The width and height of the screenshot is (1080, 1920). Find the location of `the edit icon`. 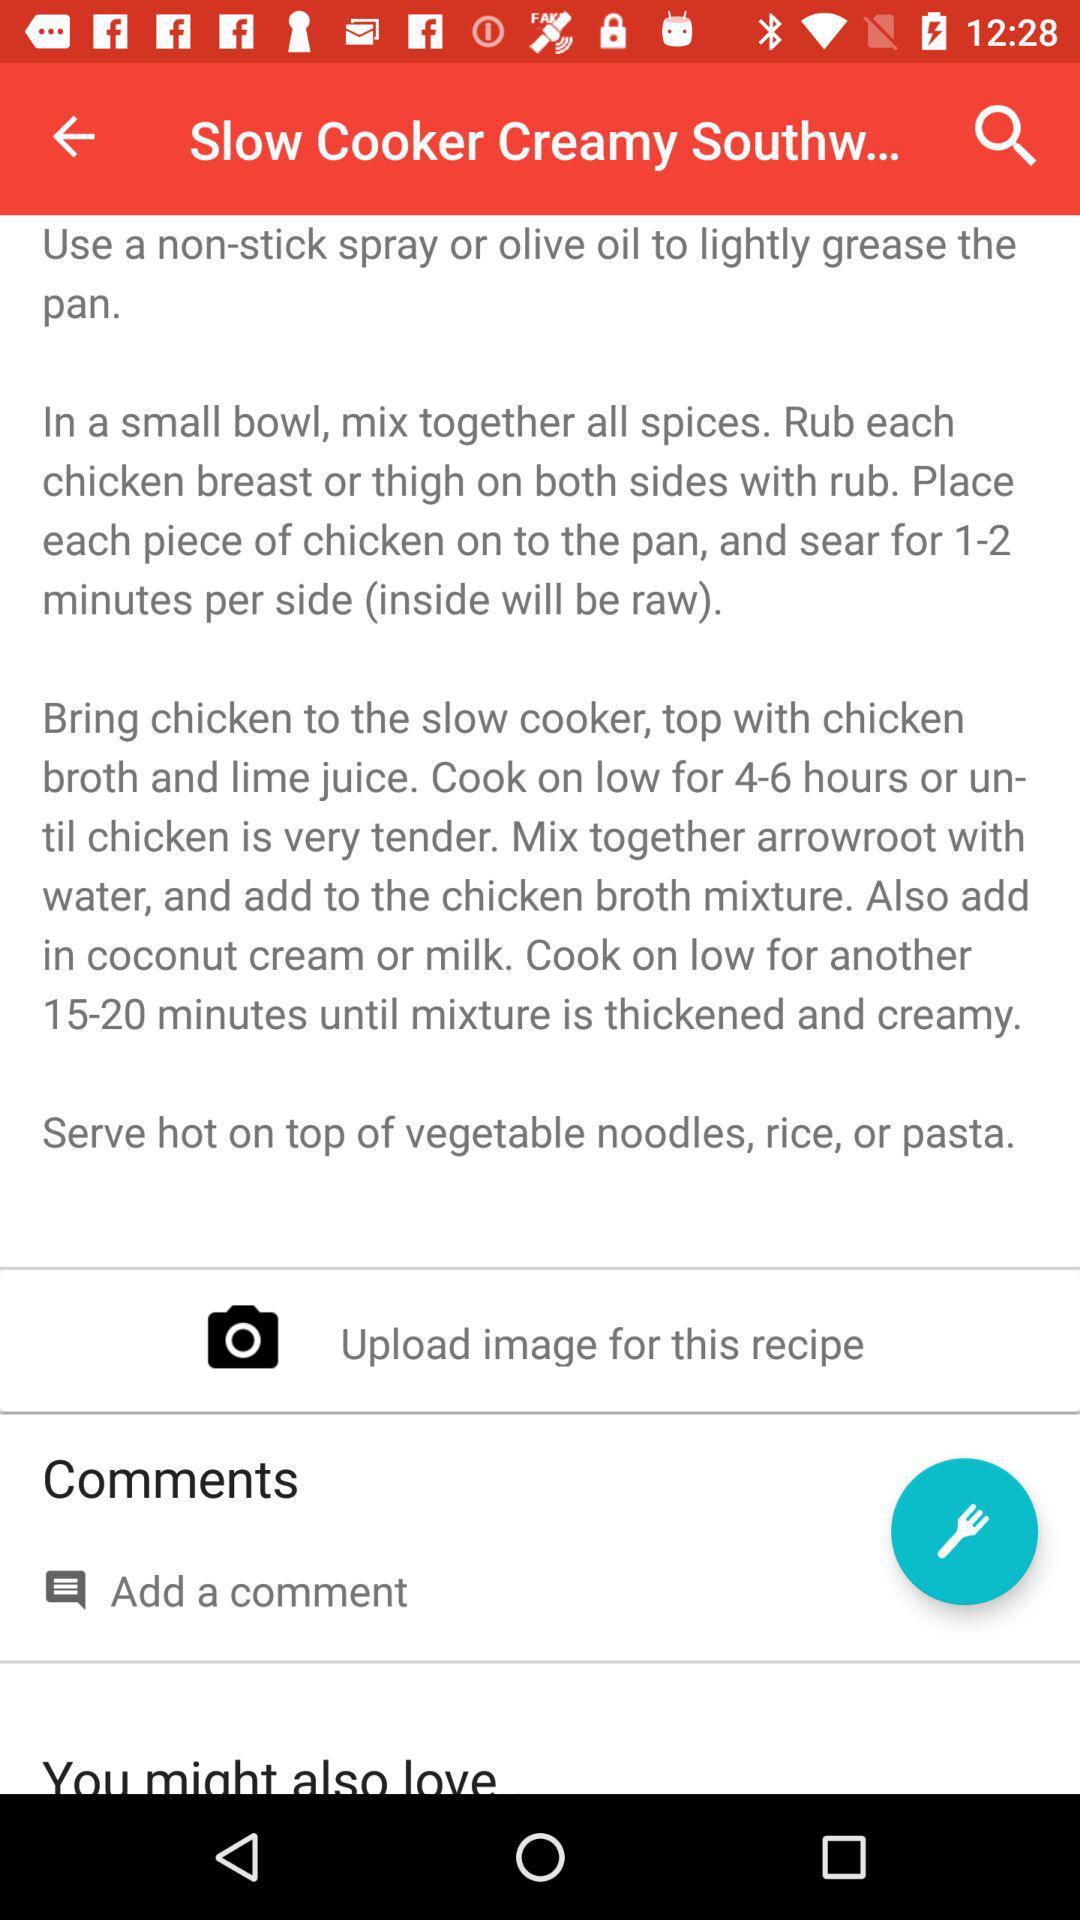

the edit icon is located at coordinates (963, 1530).